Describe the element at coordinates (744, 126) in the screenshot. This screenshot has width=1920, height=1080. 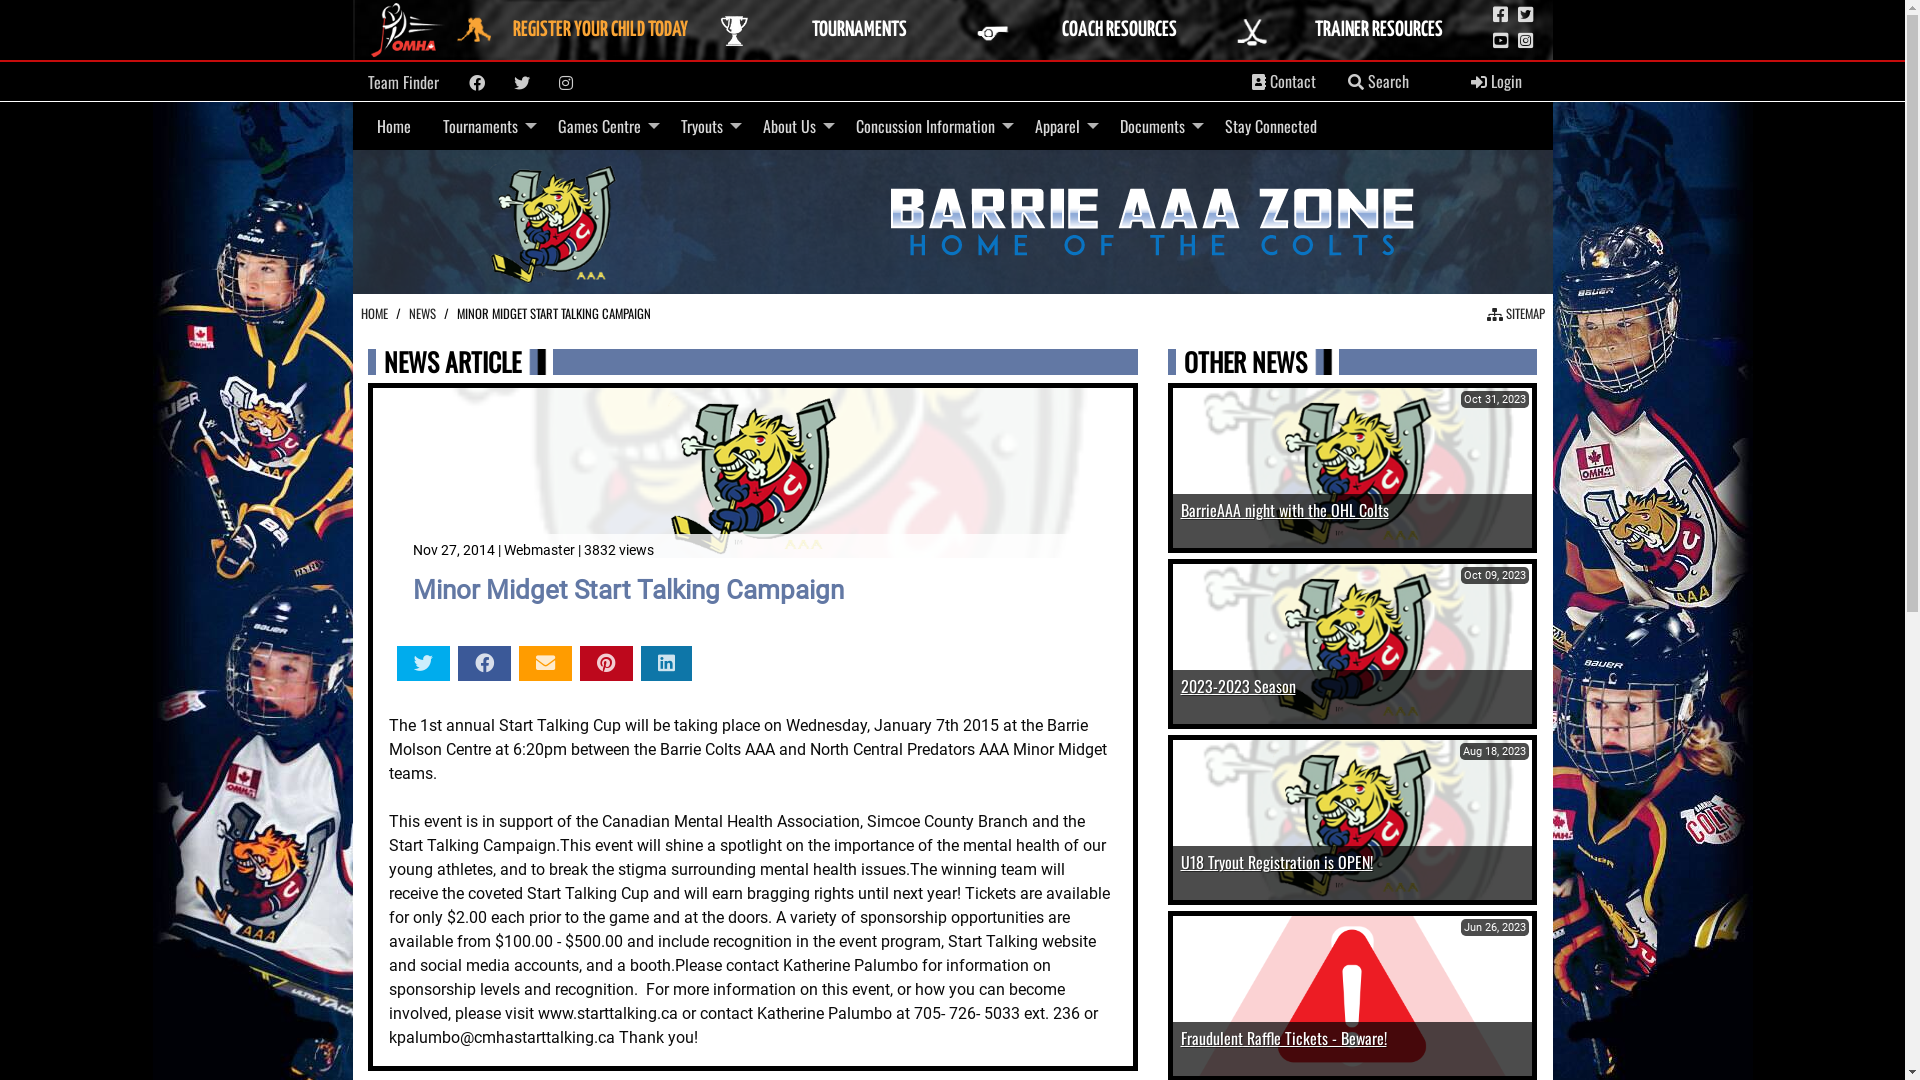
I see `'About Us'` at that location.